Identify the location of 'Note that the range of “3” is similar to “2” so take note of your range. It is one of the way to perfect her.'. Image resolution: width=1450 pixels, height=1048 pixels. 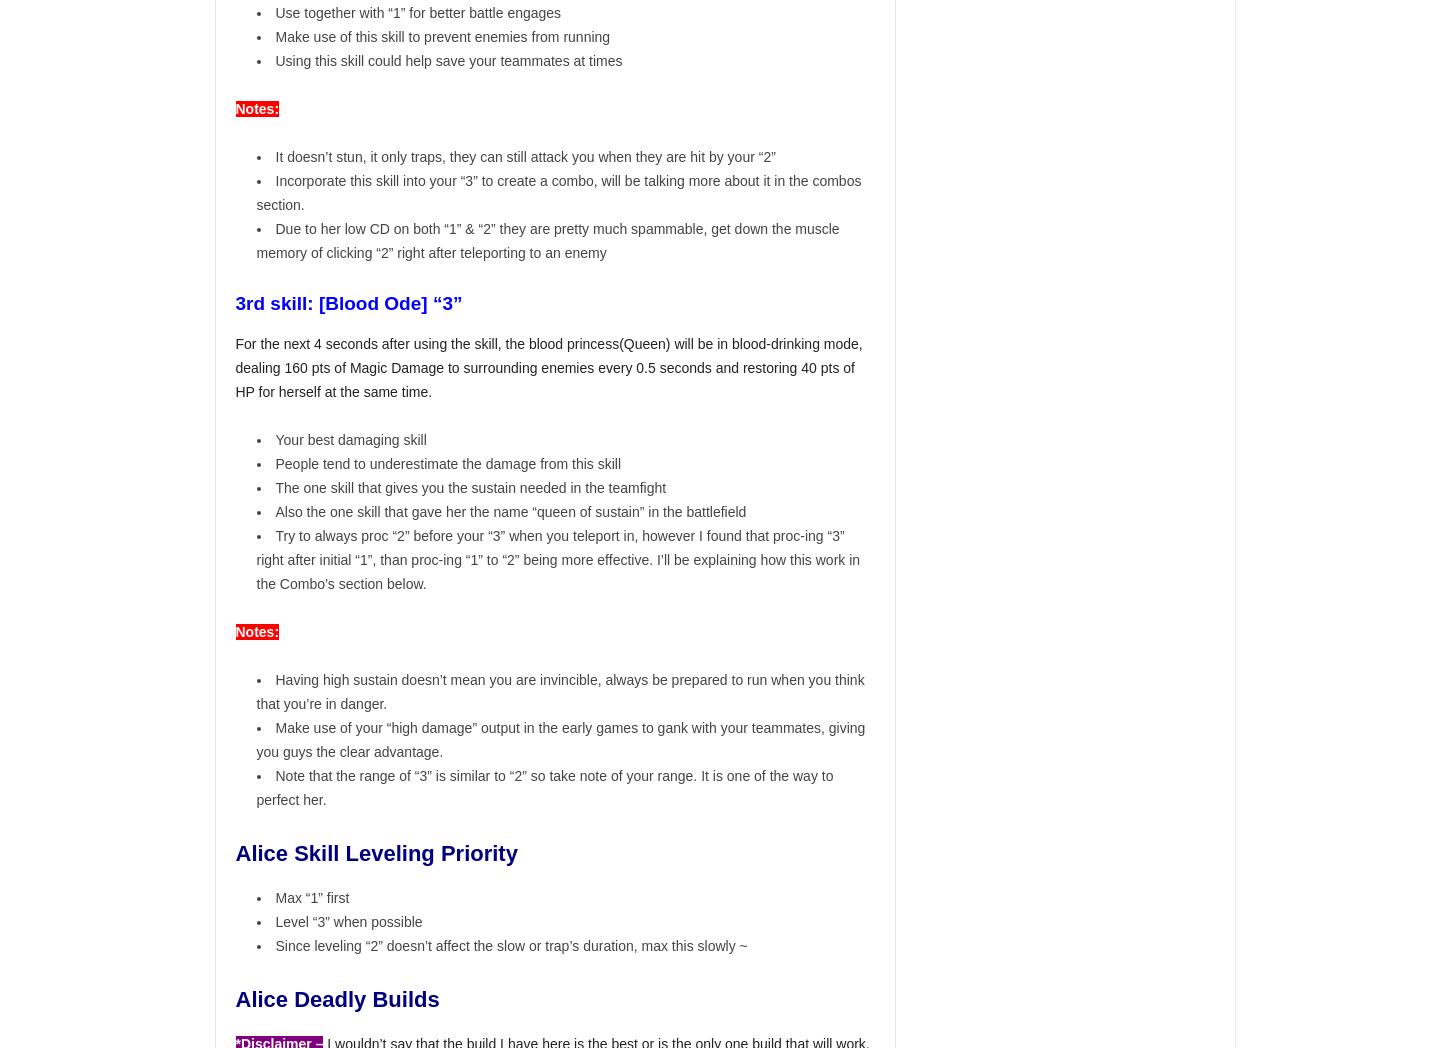
(544, 786).